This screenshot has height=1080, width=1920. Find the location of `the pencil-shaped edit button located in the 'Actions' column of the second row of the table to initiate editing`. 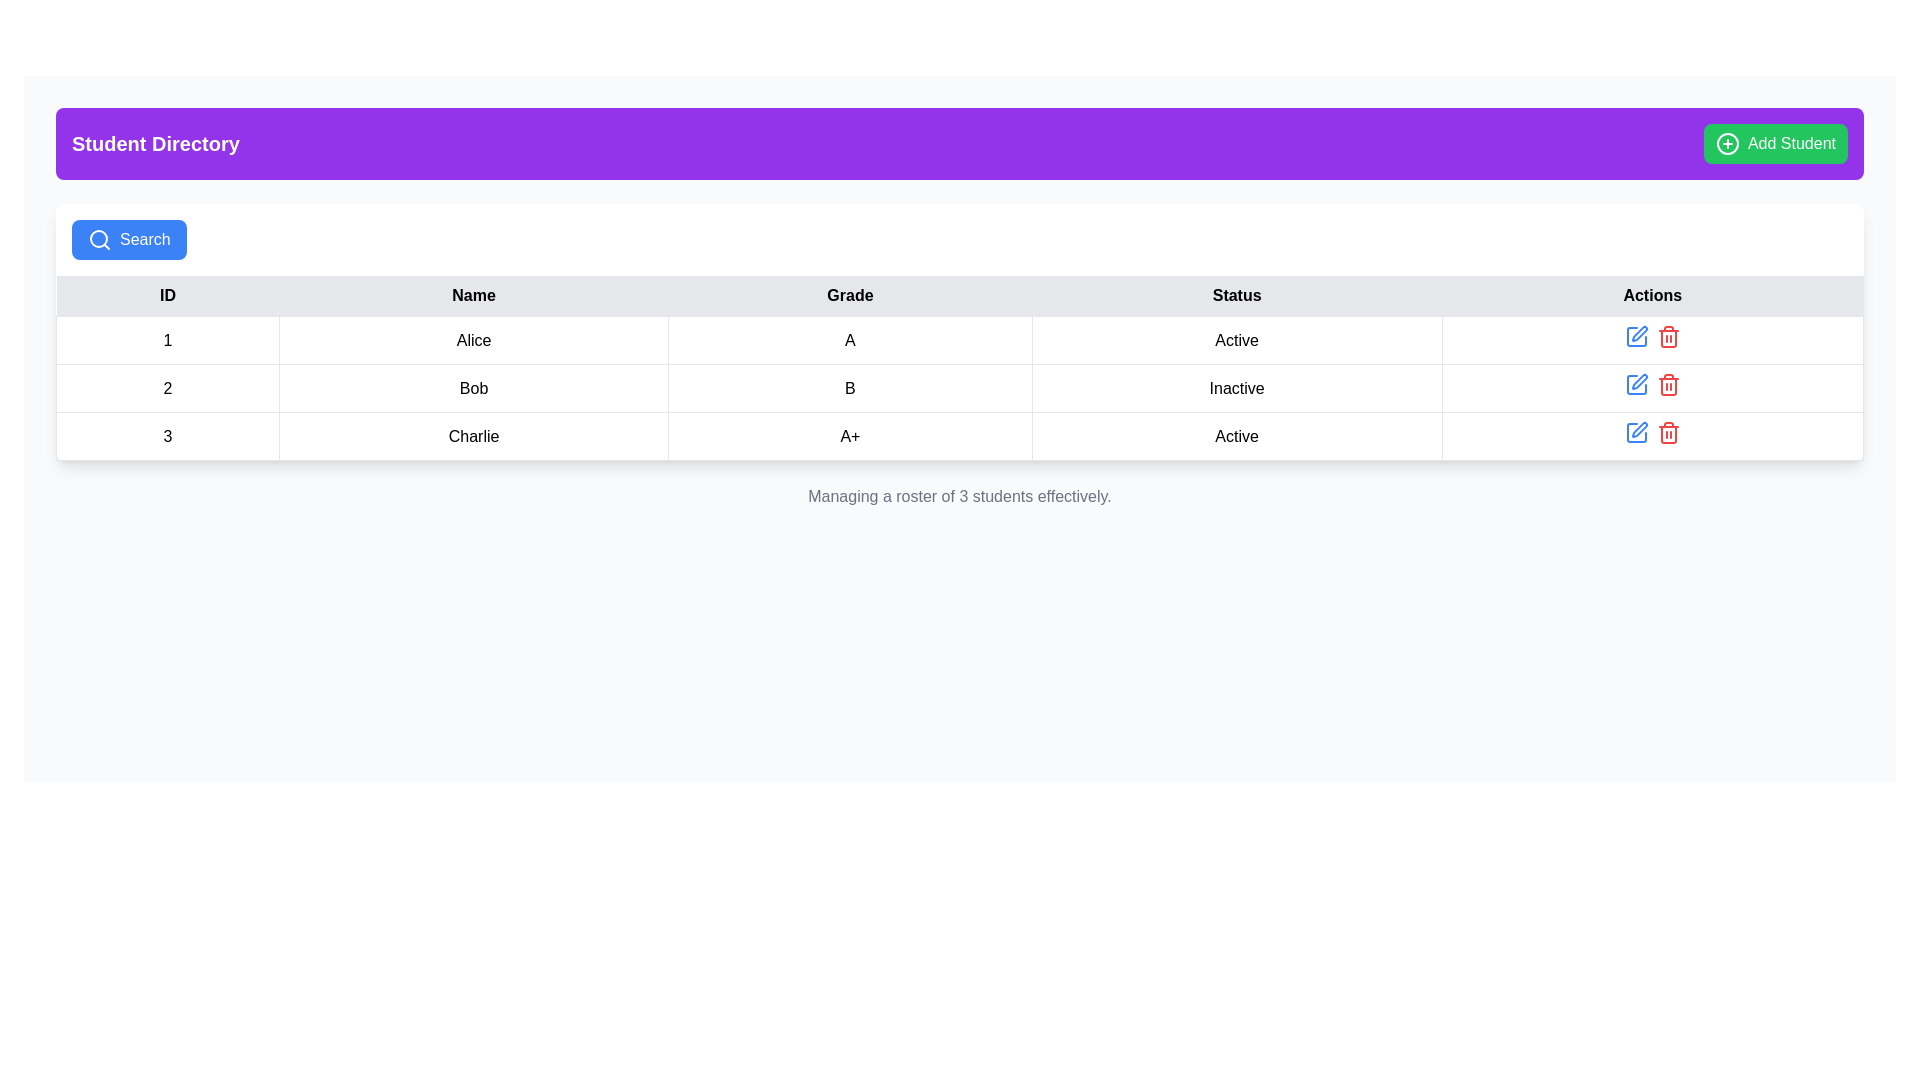

the pencil-shaped edit button located in the 'Actions' column of the second row of the table to initiate editing is located at coordinates (1636, 385).